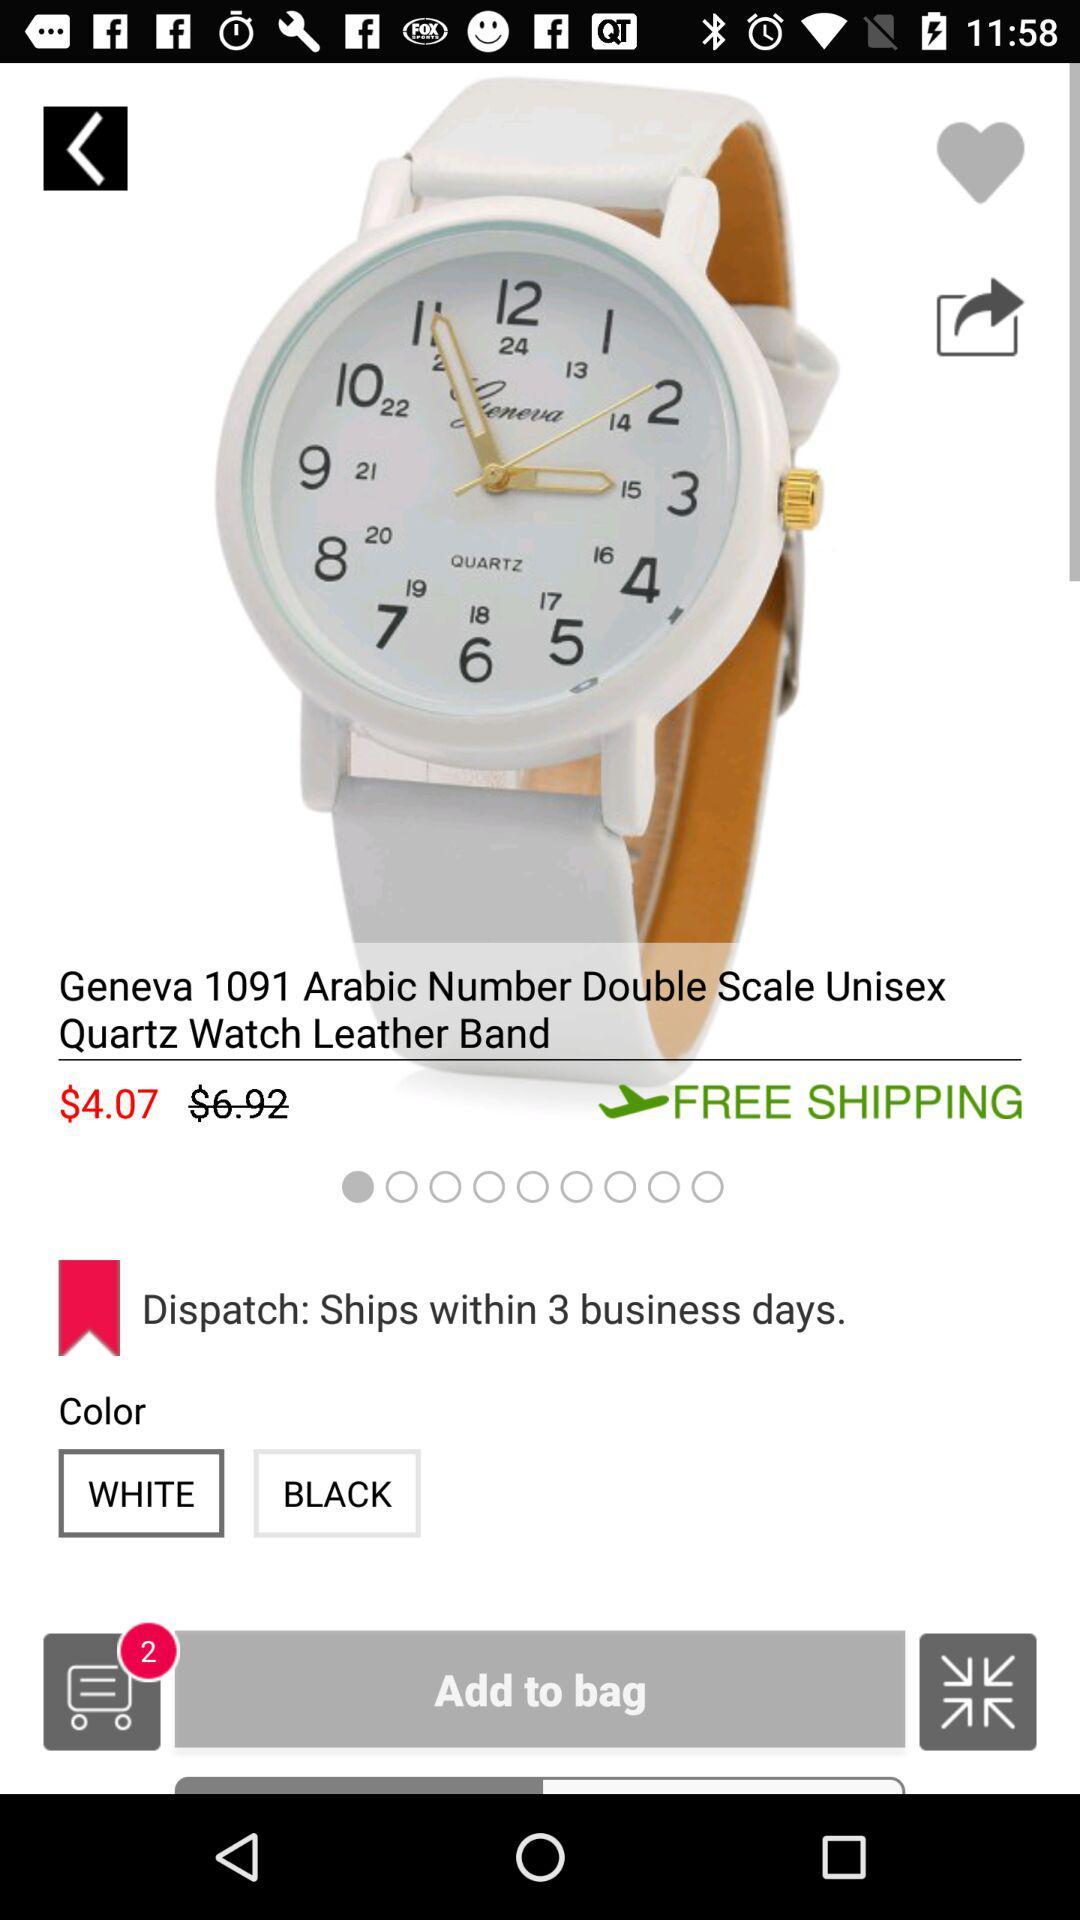 The height and width of the screenshot is (1920, 1080). Describe the element at coordinates (722, 1785) in the screenshot. I see `the sizes item` at that location.